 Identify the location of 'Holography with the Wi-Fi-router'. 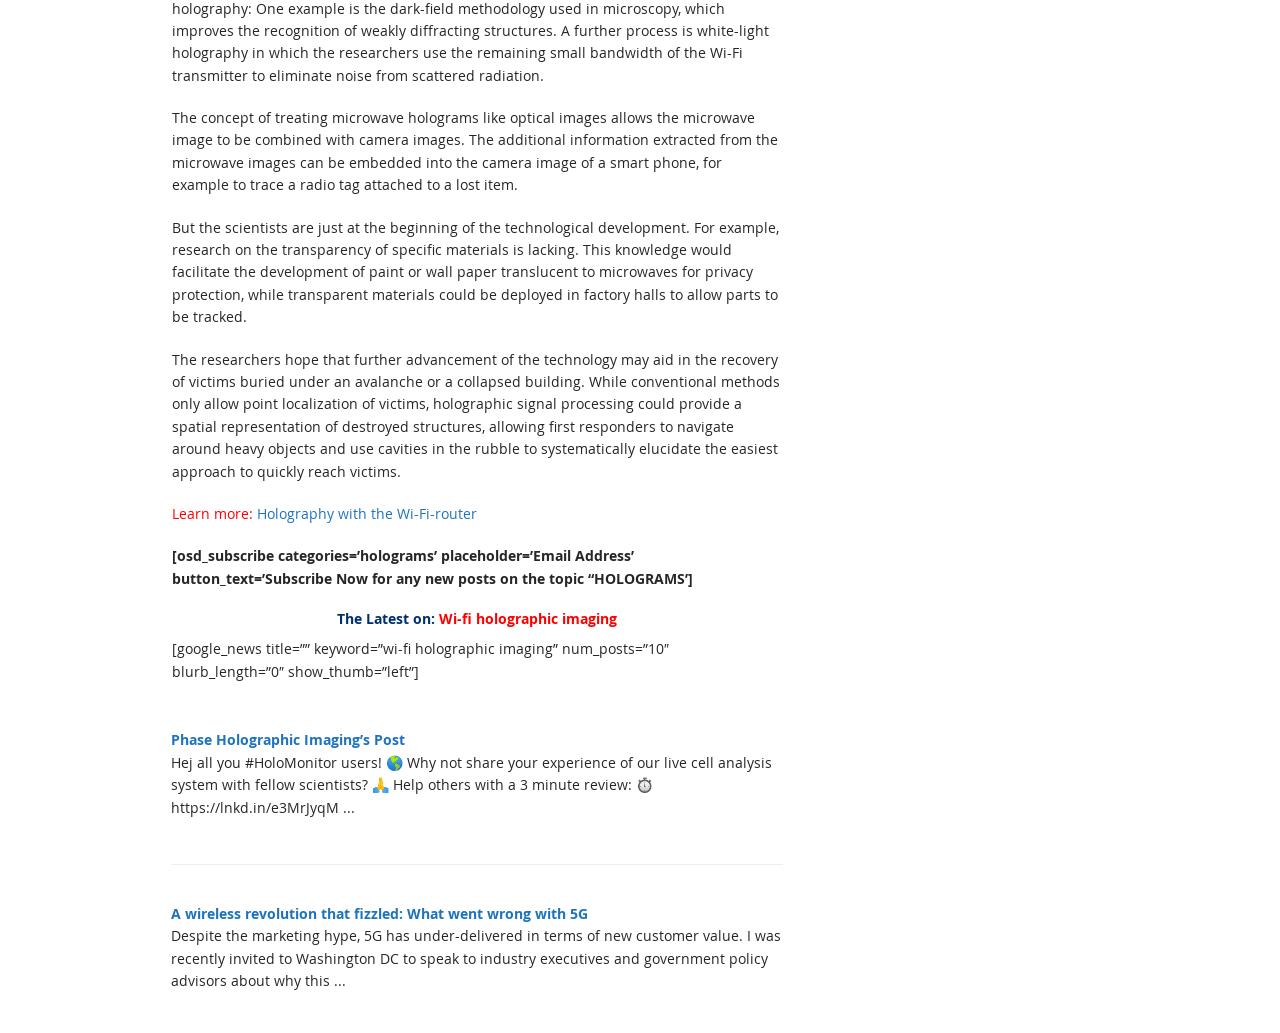
(256, 512).